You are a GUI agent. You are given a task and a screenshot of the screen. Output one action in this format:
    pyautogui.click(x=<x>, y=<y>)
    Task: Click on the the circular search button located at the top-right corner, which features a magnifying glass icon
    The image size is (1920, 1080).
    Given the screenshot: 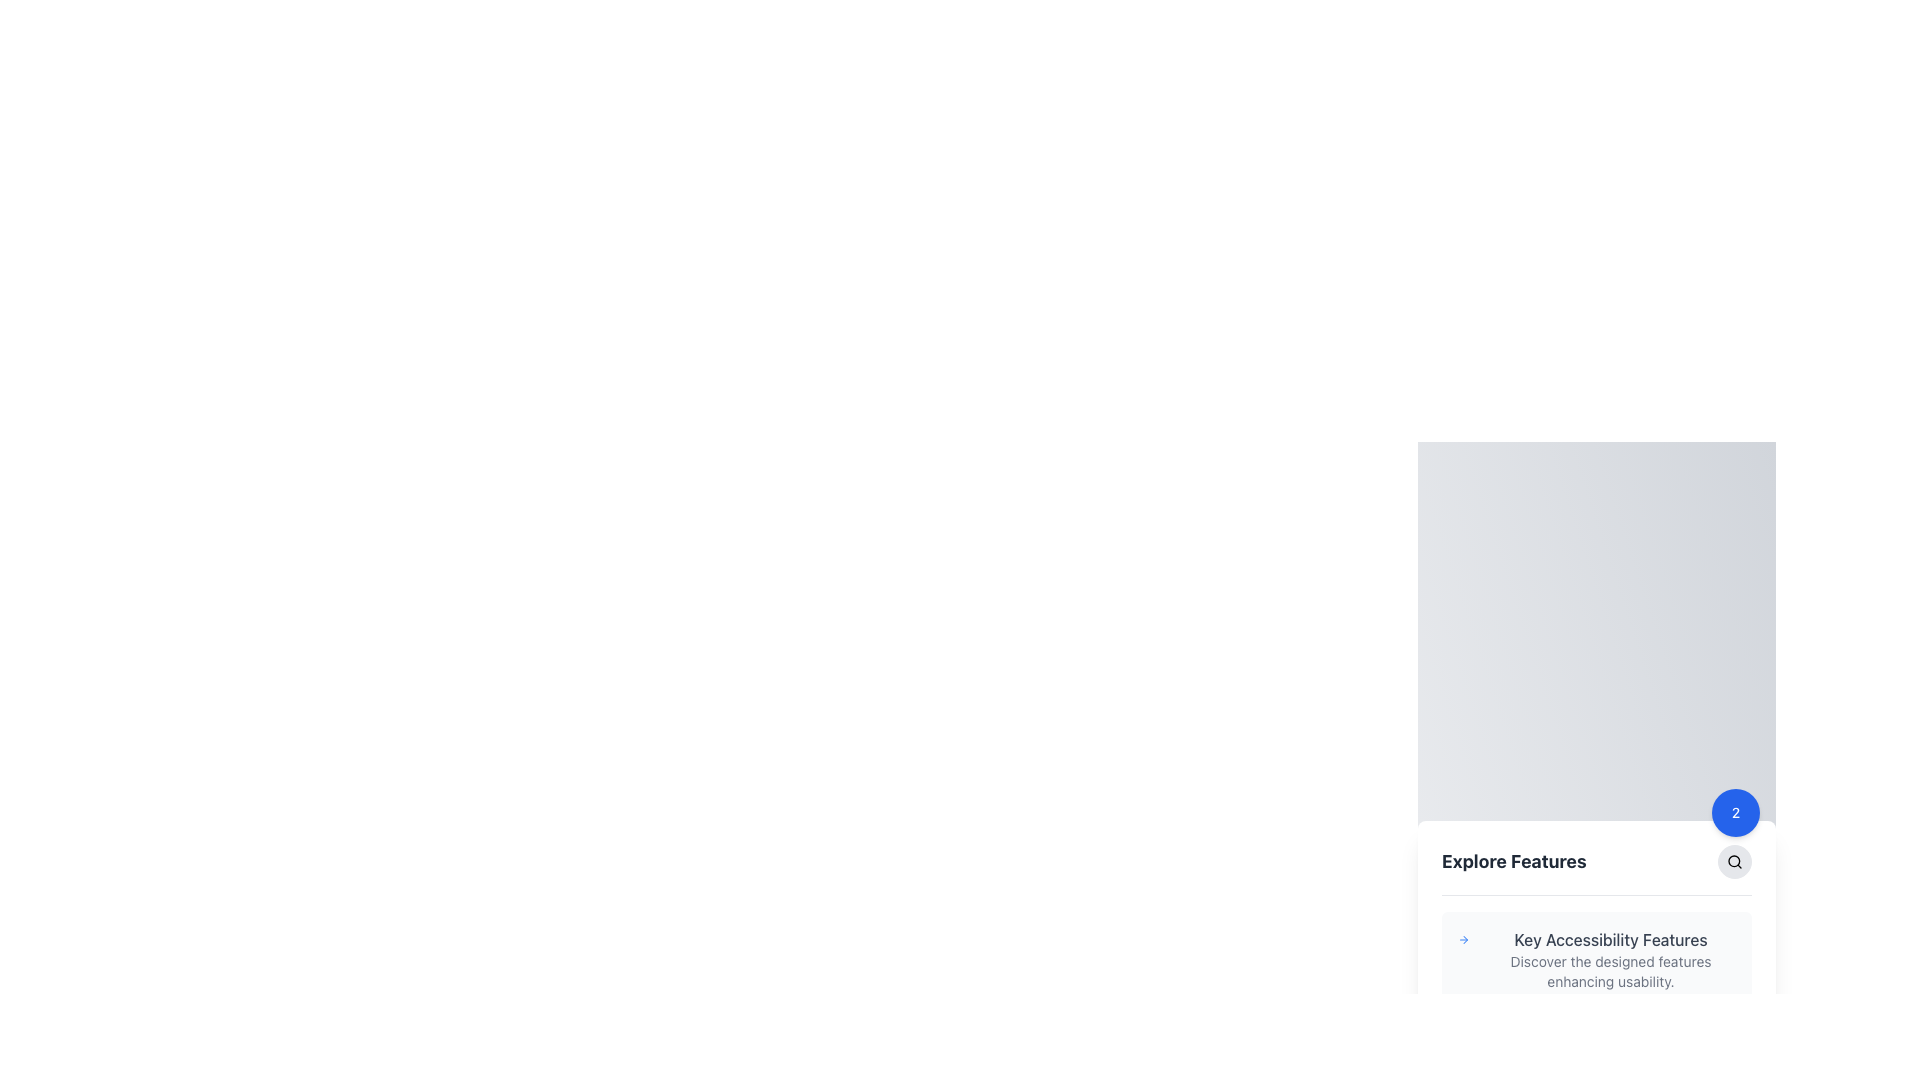 What is the action you would take?
    pyautogui.click(x=1733, y=860)
    